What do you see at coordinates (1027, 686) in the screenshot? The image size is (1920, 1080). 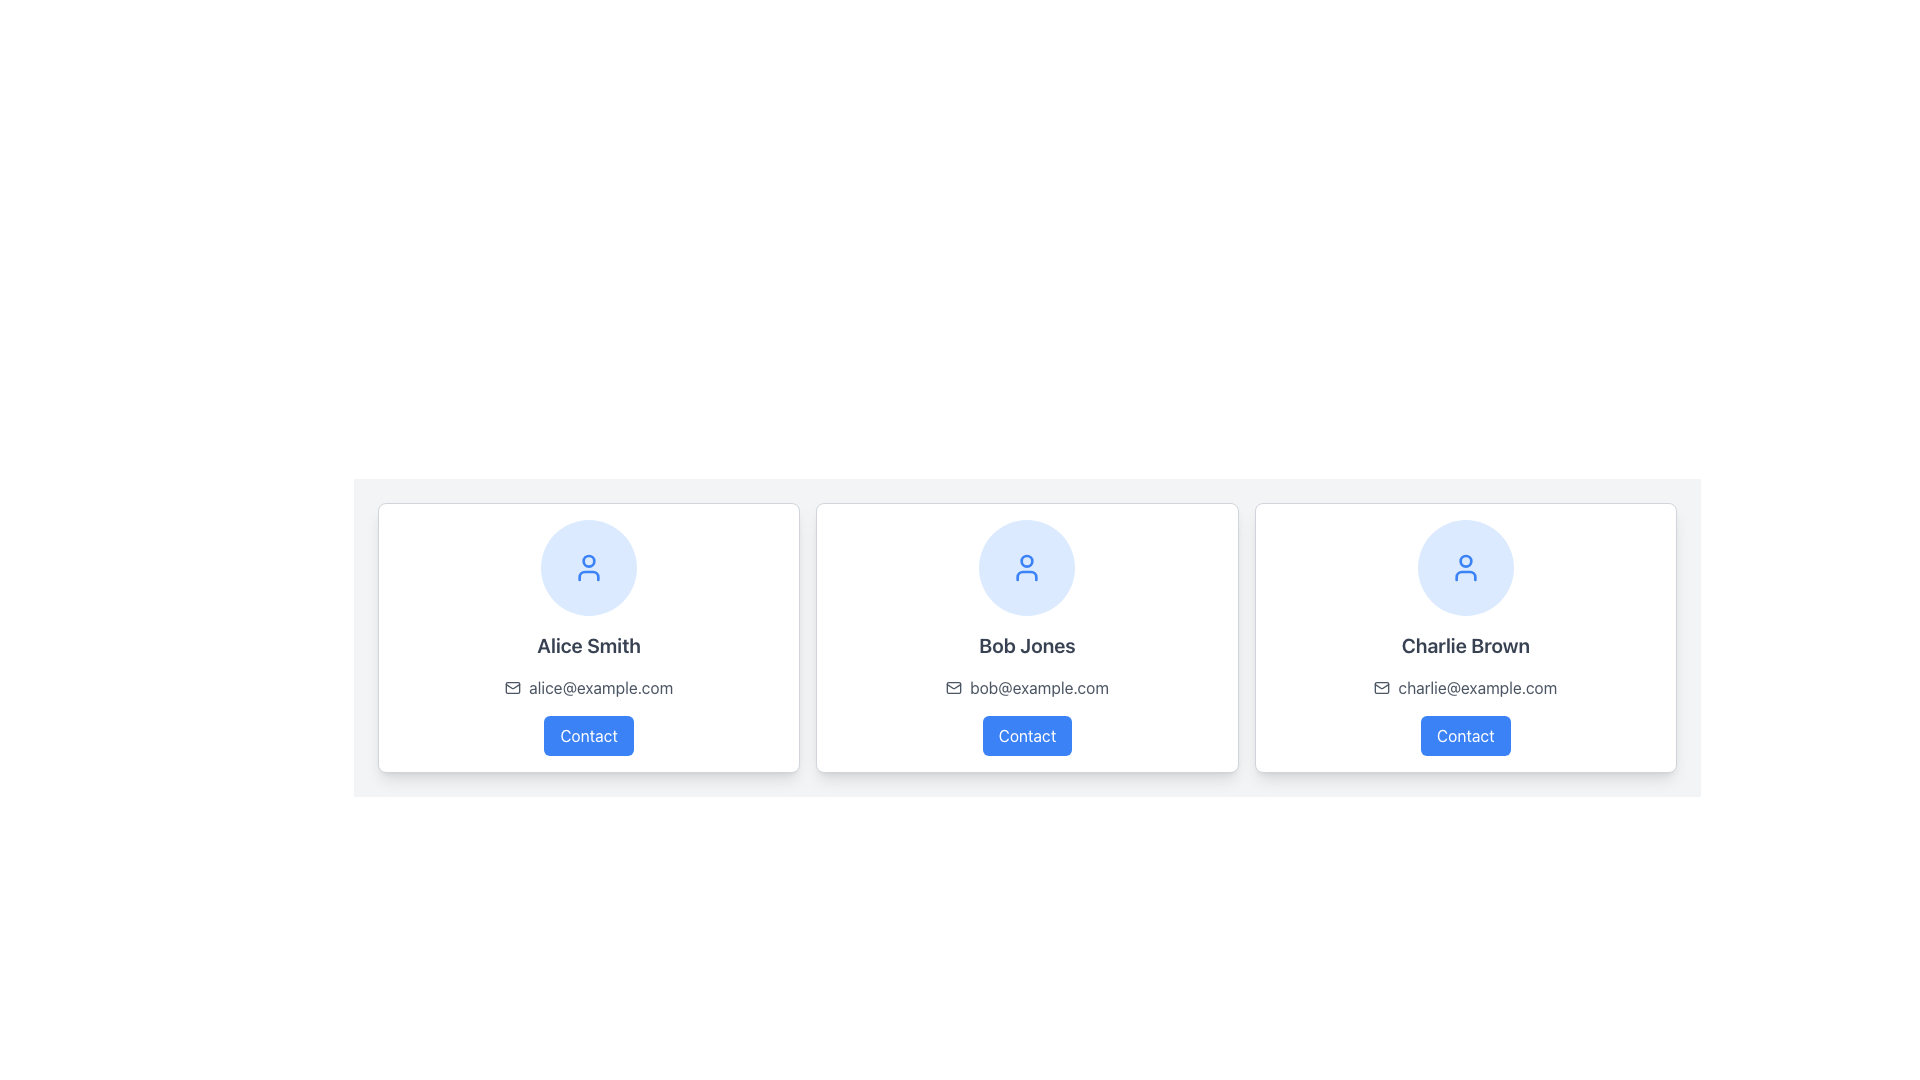 I see `the email address 'bob@example.com' displayed in gray font, accompanied by a mail icon on its left, for copying` at bounding box center [1027, 686].